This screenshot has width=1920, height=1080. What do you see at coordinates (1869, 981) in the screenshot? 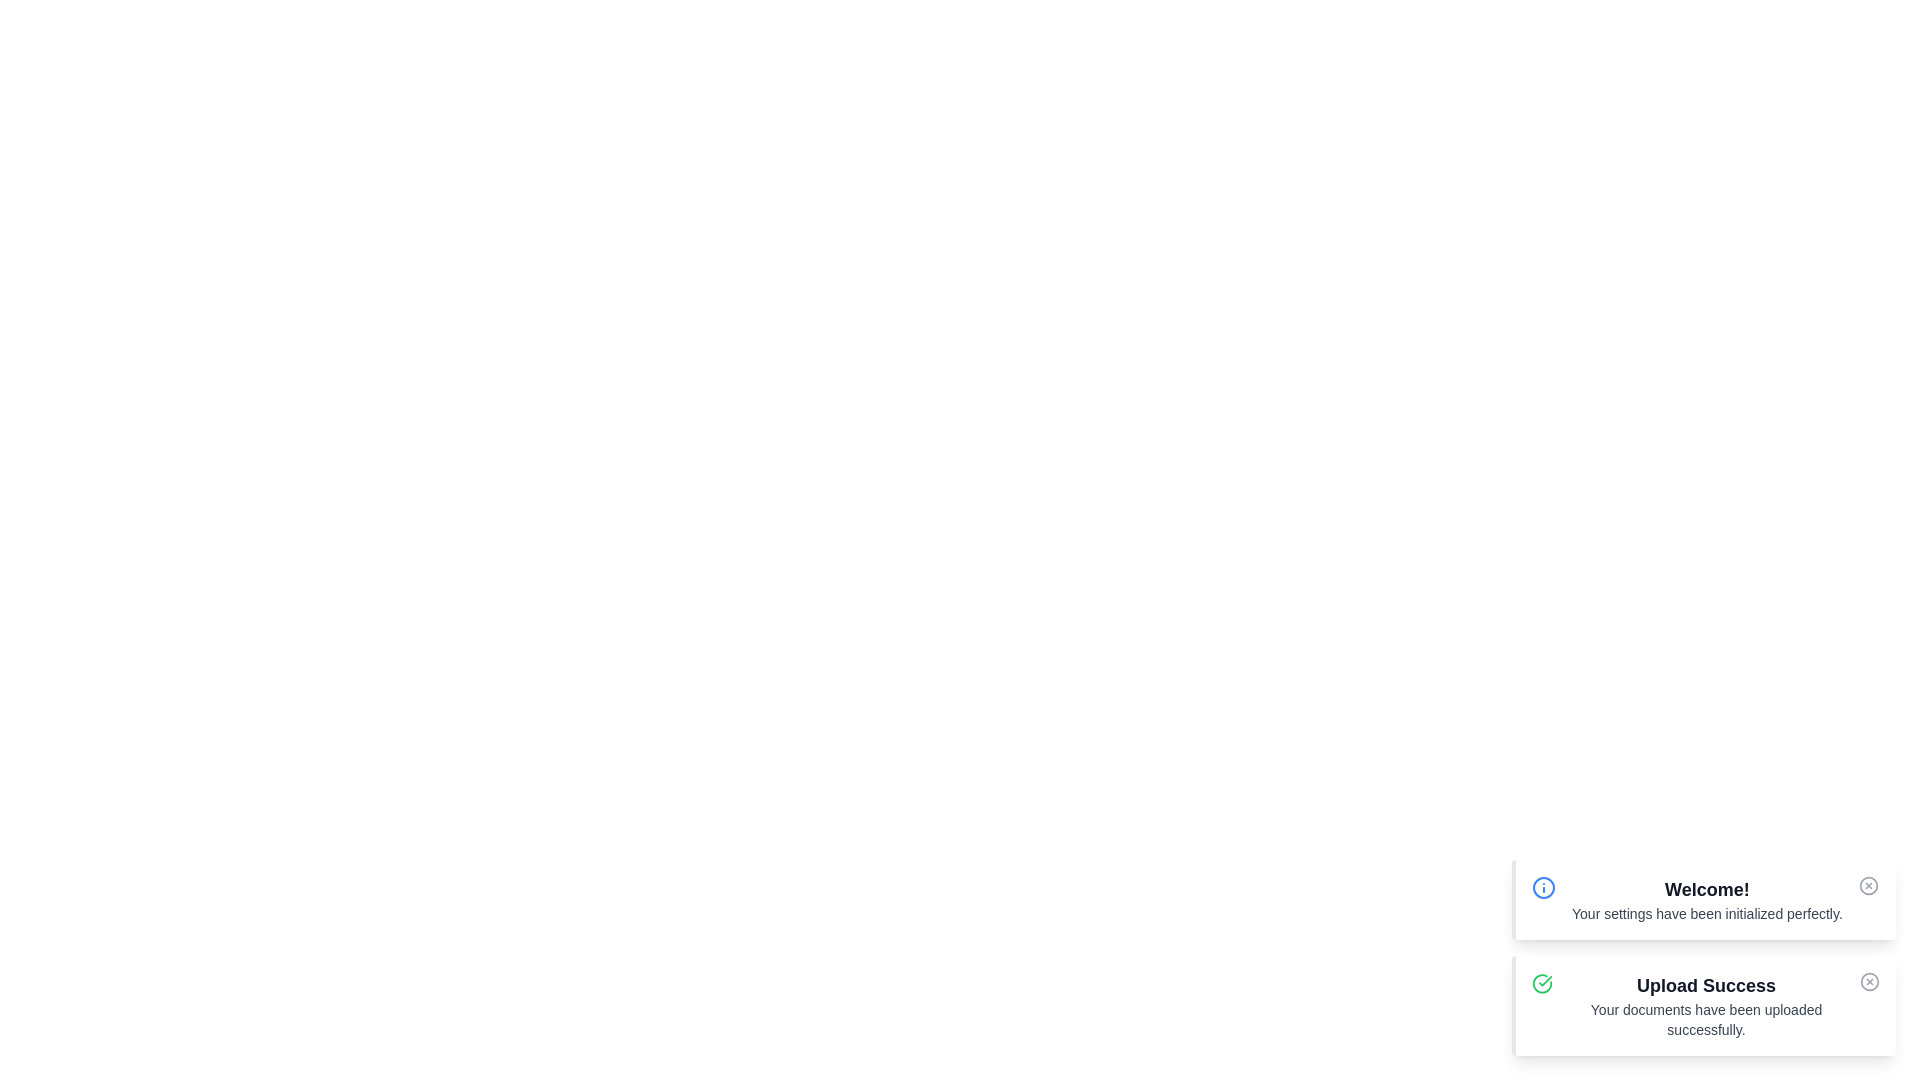
I see `the close button of the notification with title Upload Success` at bounding box center [1869, 981].